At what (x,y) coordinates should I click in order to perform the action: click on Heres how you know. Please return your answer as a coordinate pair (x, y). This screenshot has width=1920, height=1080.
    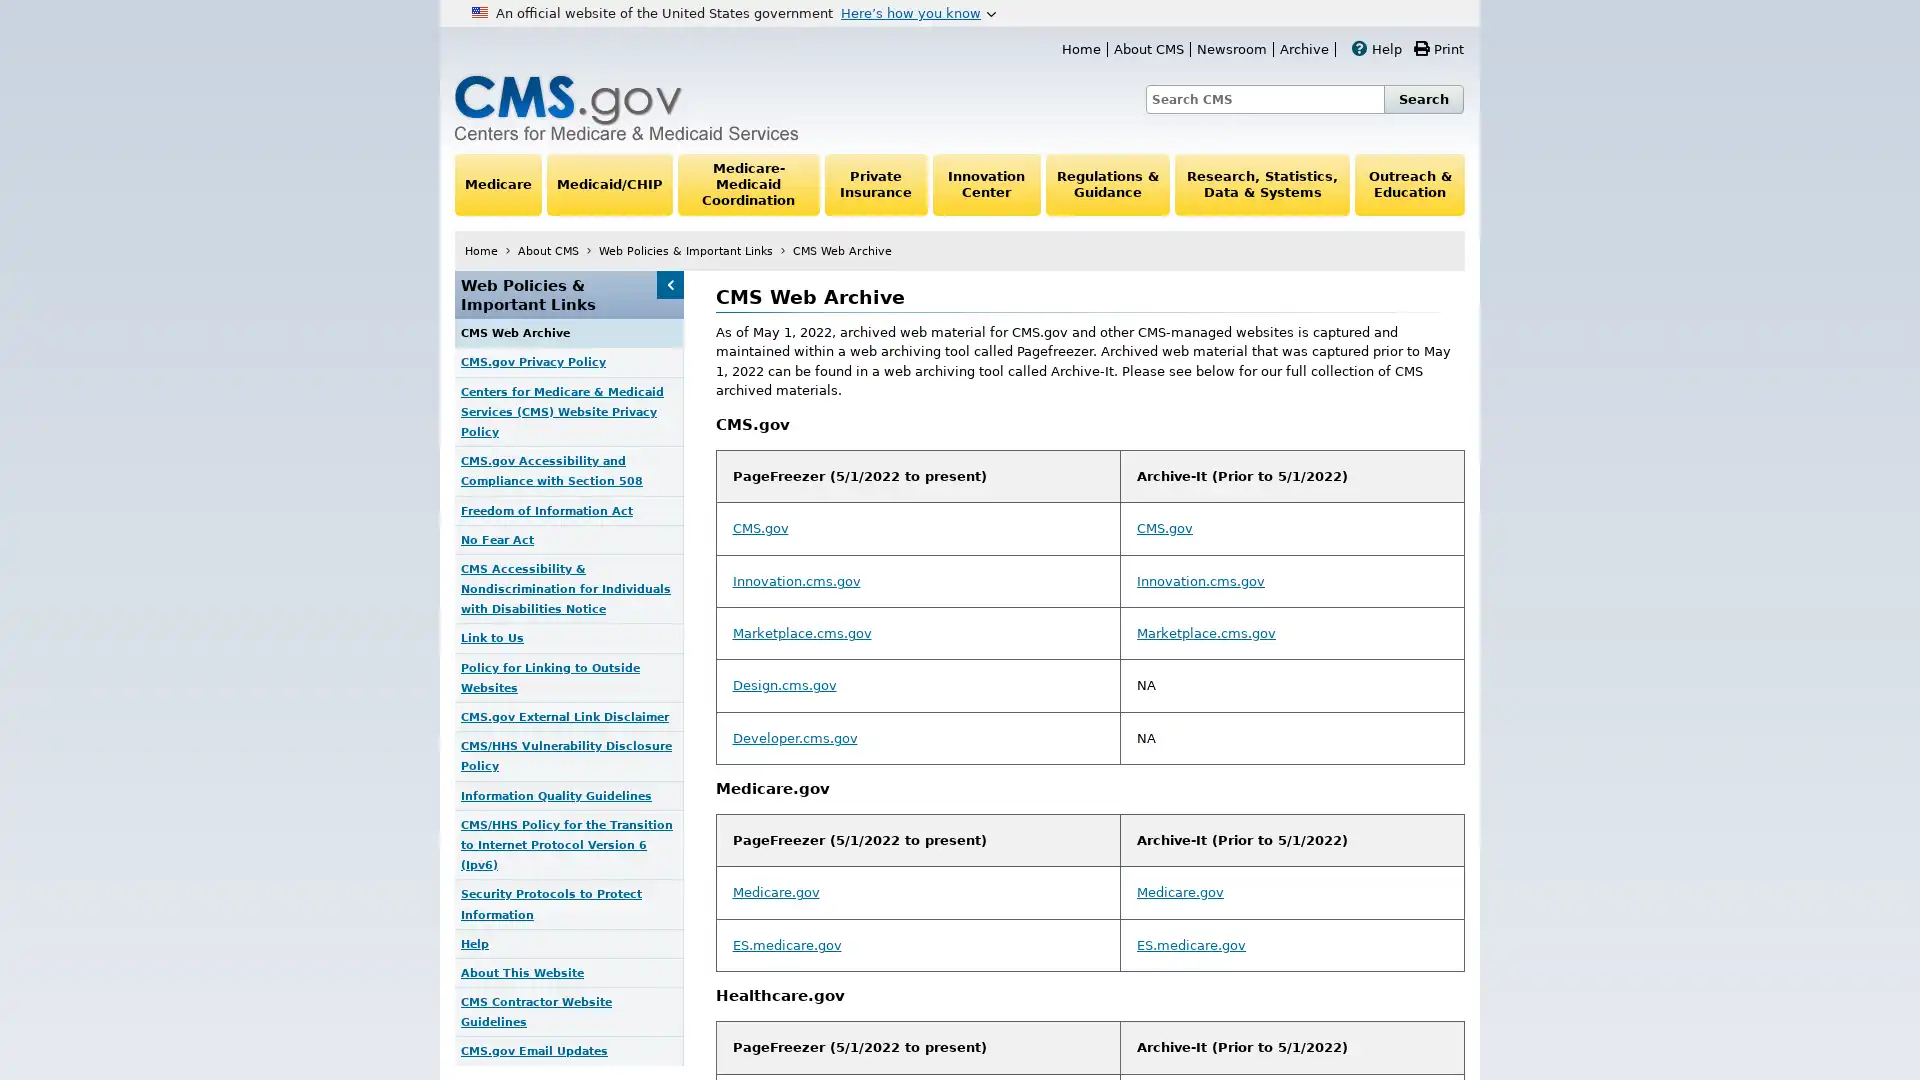
    Looking at the image, I should click on (917, 12).